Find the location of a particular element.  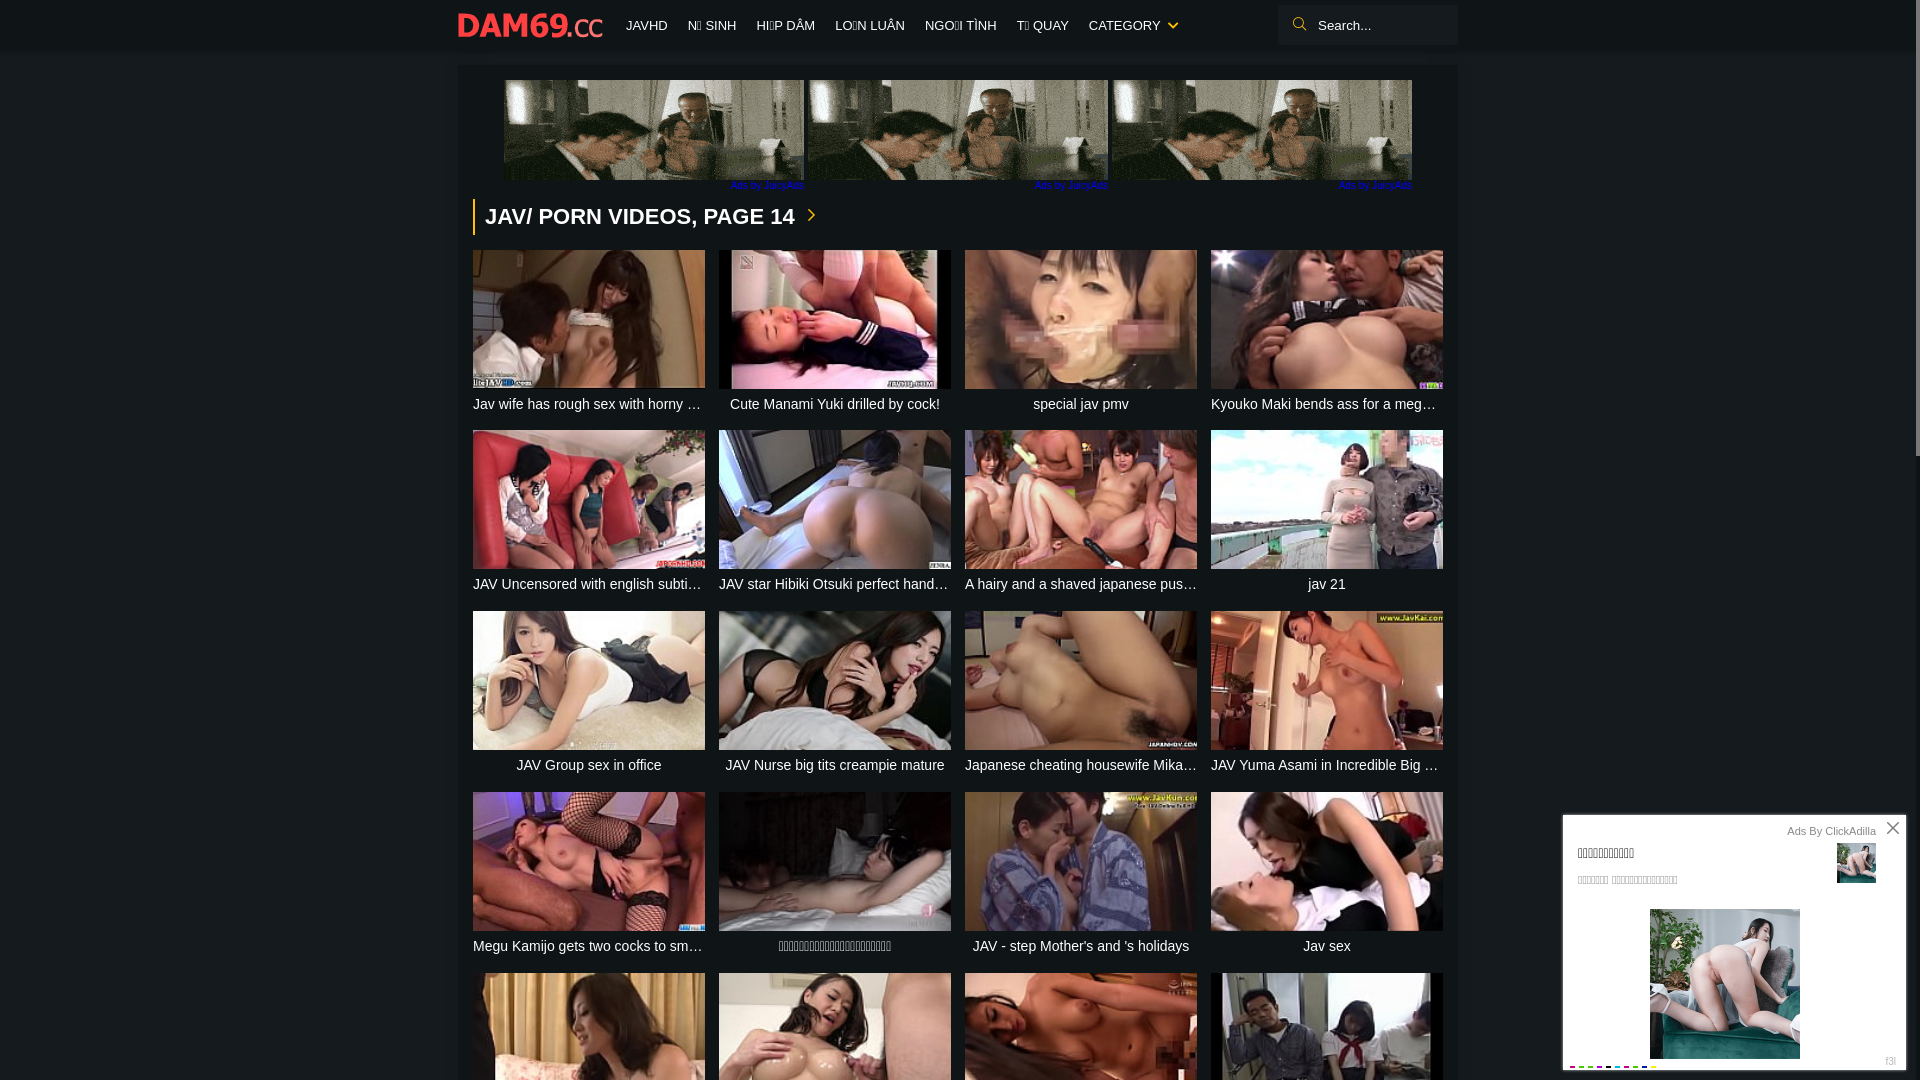

'JAV Group sex in office' is located at coordinates (588, 693).